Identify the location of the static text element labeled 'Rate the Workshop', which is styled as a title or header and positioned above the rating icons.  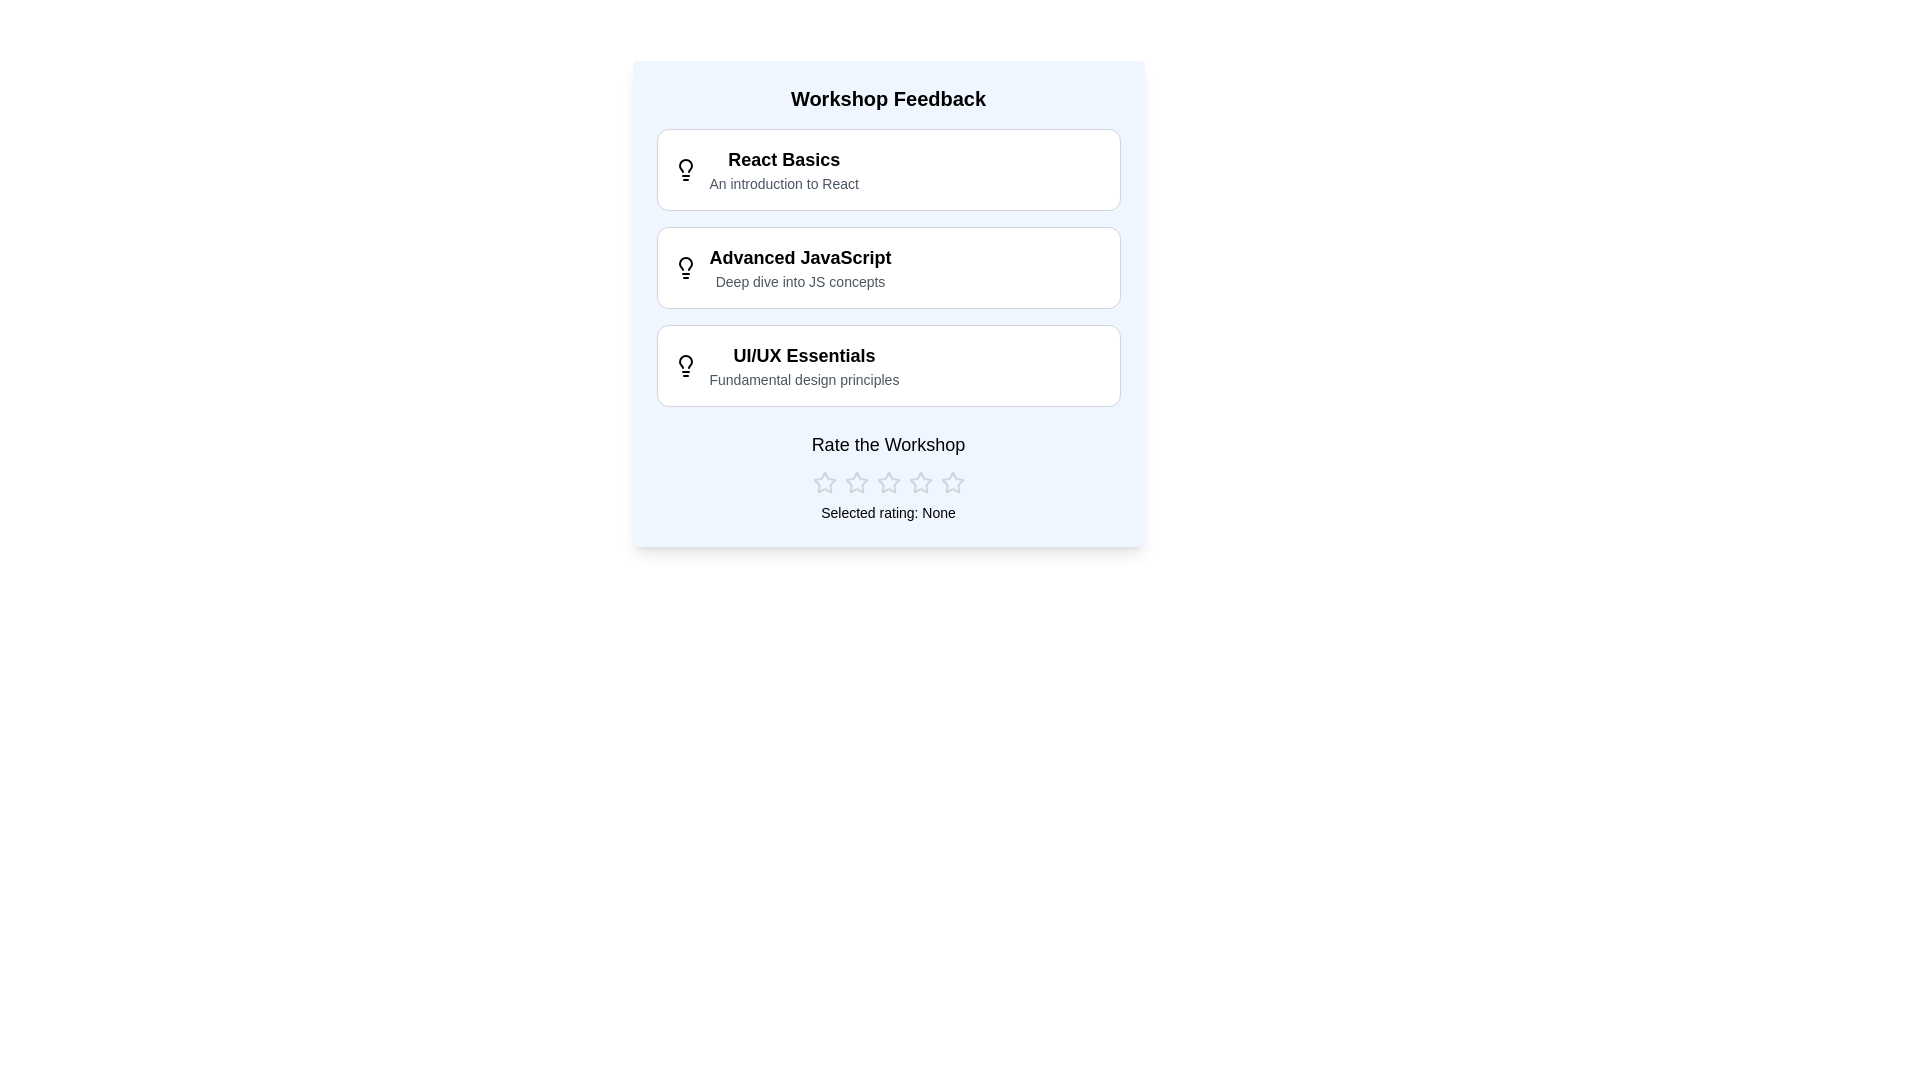
(887, 443).